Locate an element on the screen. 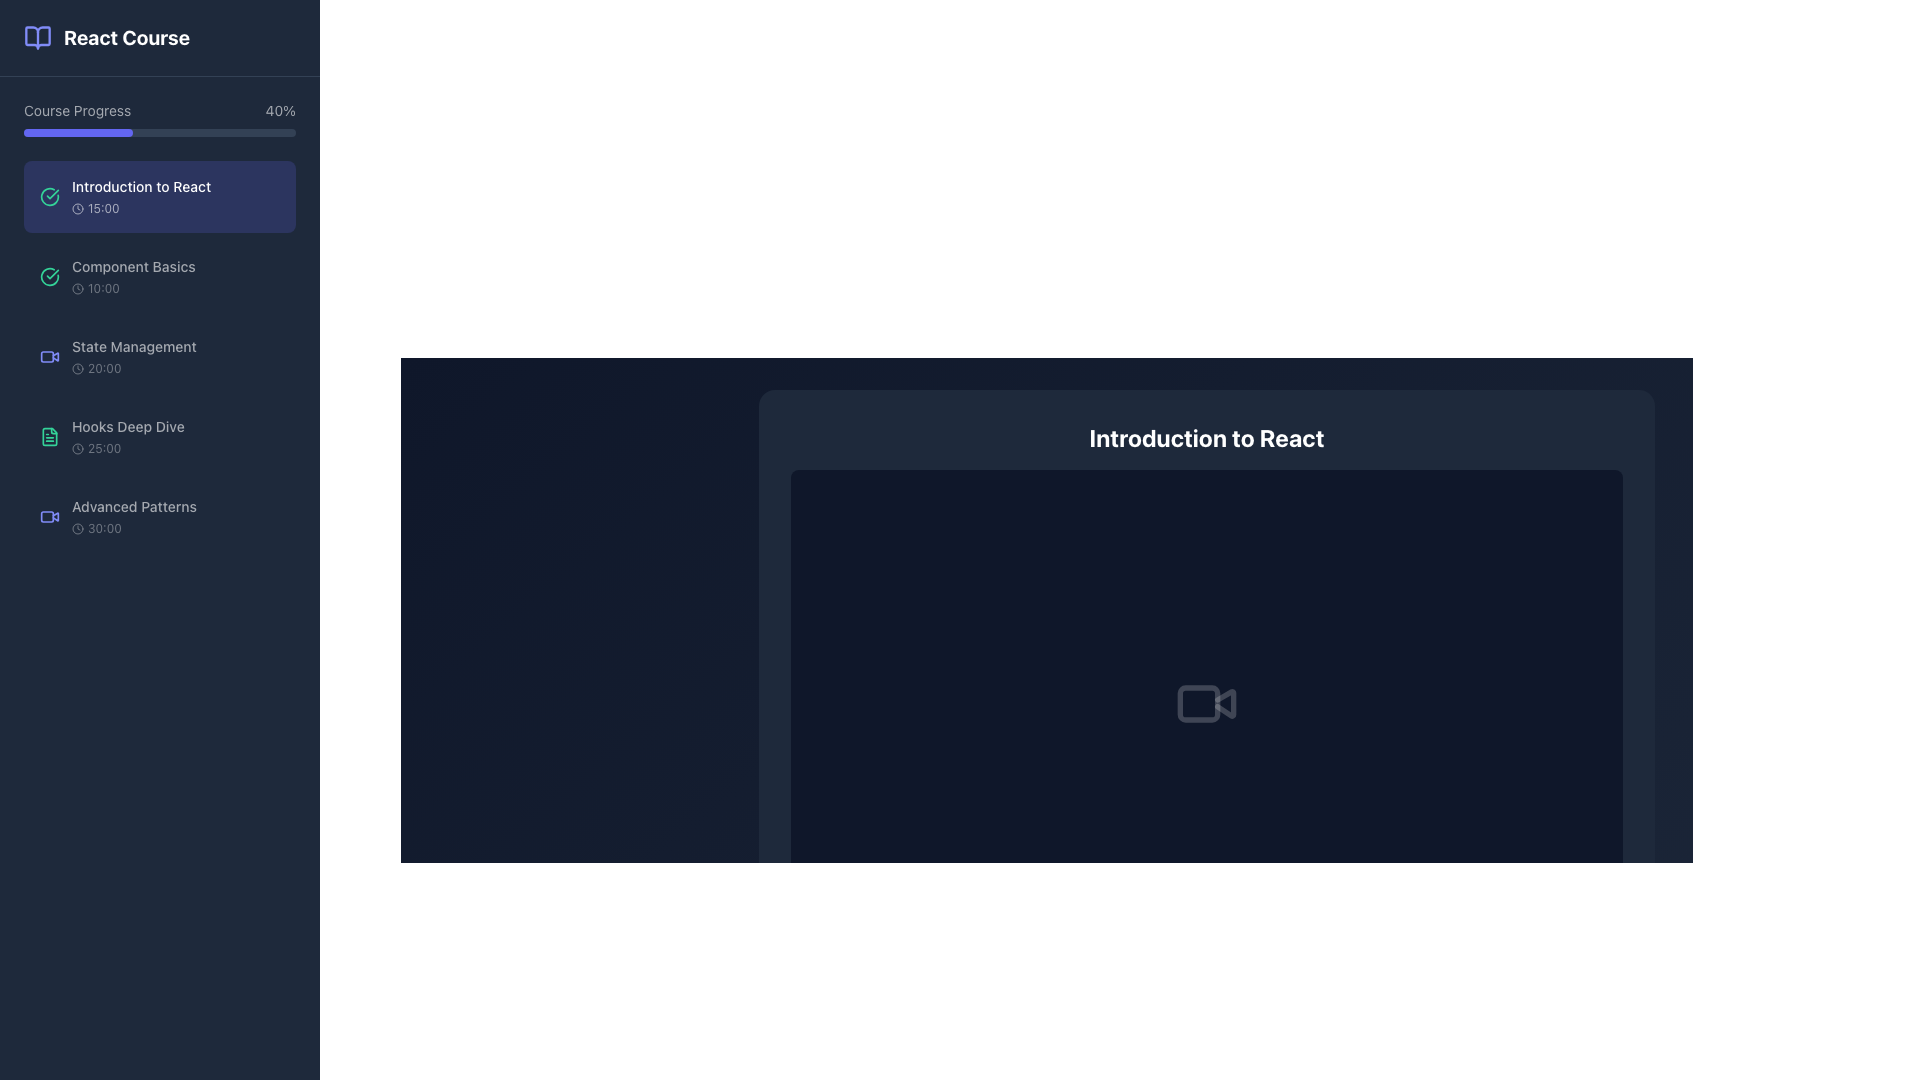 The width and height of the screenshot is (1920, 1080). the status indication of the circular green icon with a checkmark inside, located in the sidebar next to 'Component Basics' is located at coordinates (49, 277).